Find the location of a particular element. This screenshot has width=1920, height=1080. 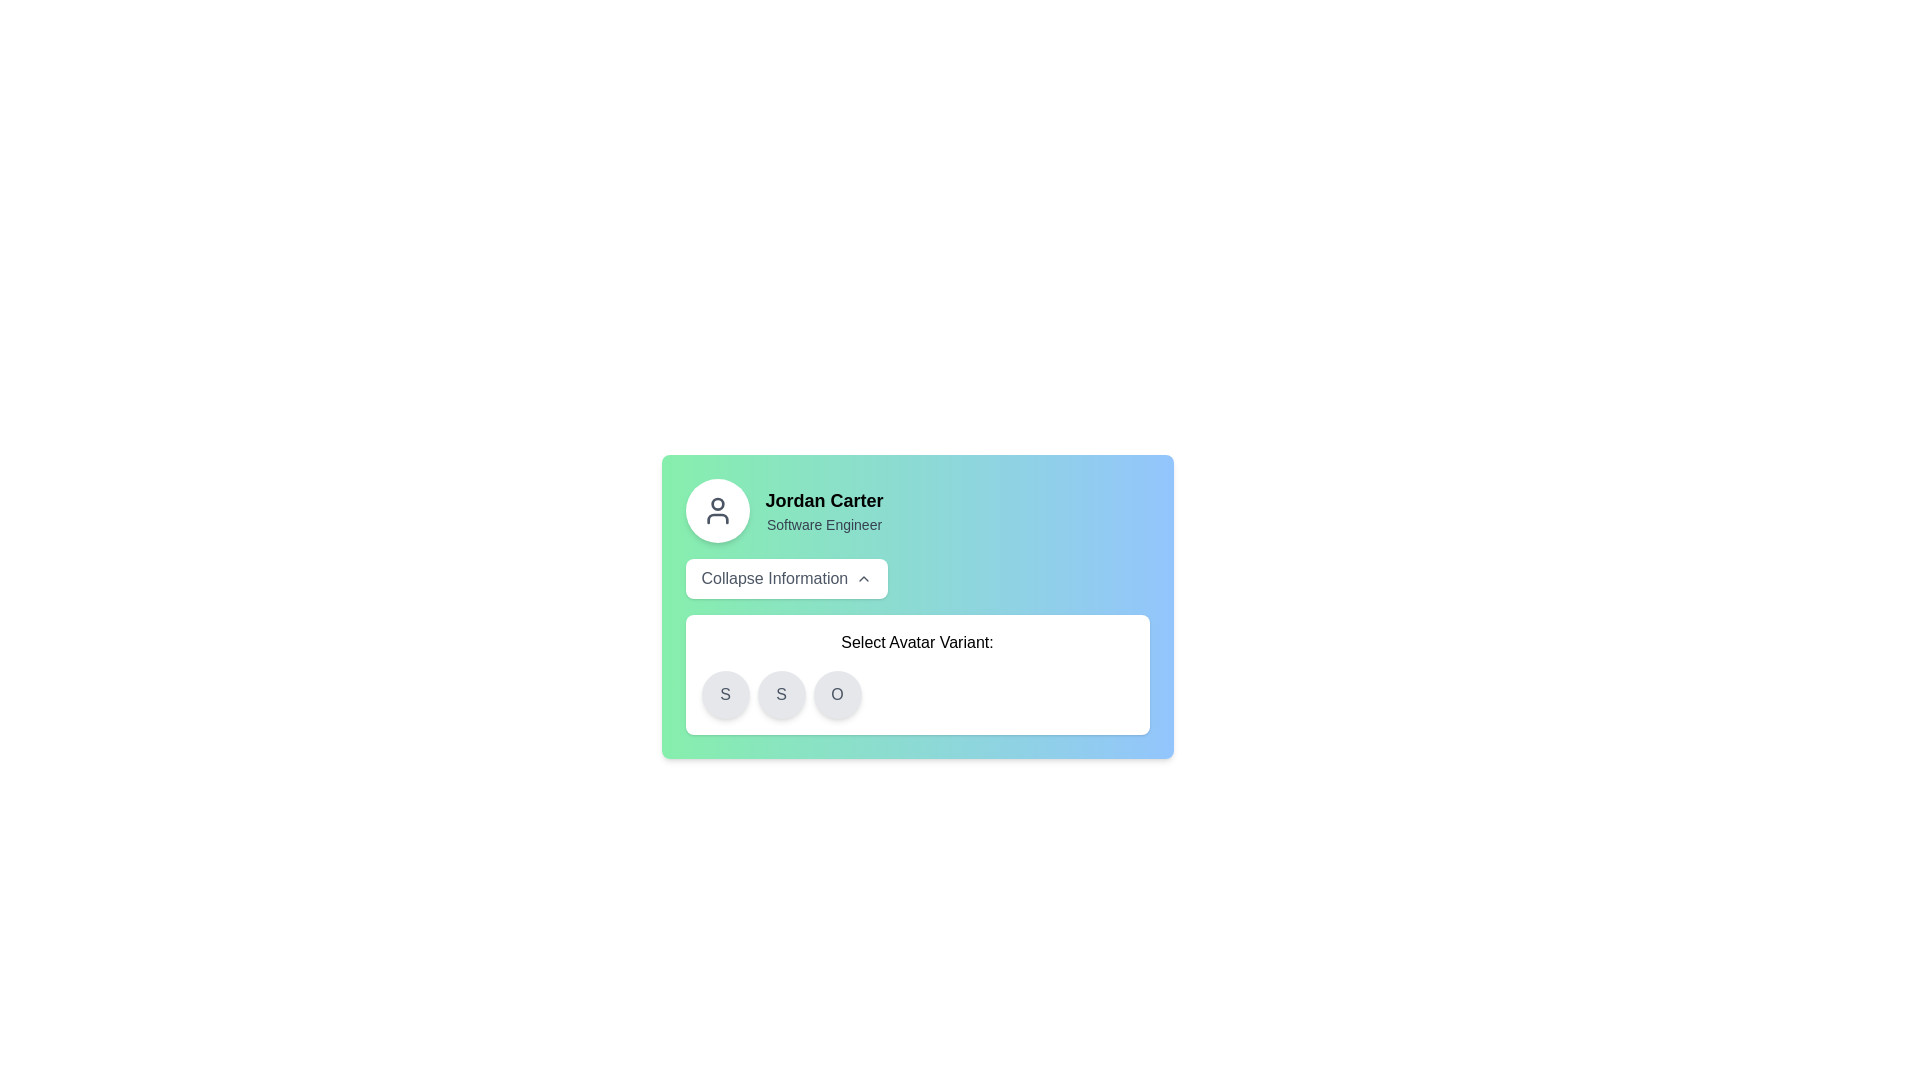

the circular button with a gray background and the uppercase letter 'S' in the center is located at coordinates (724, 693).